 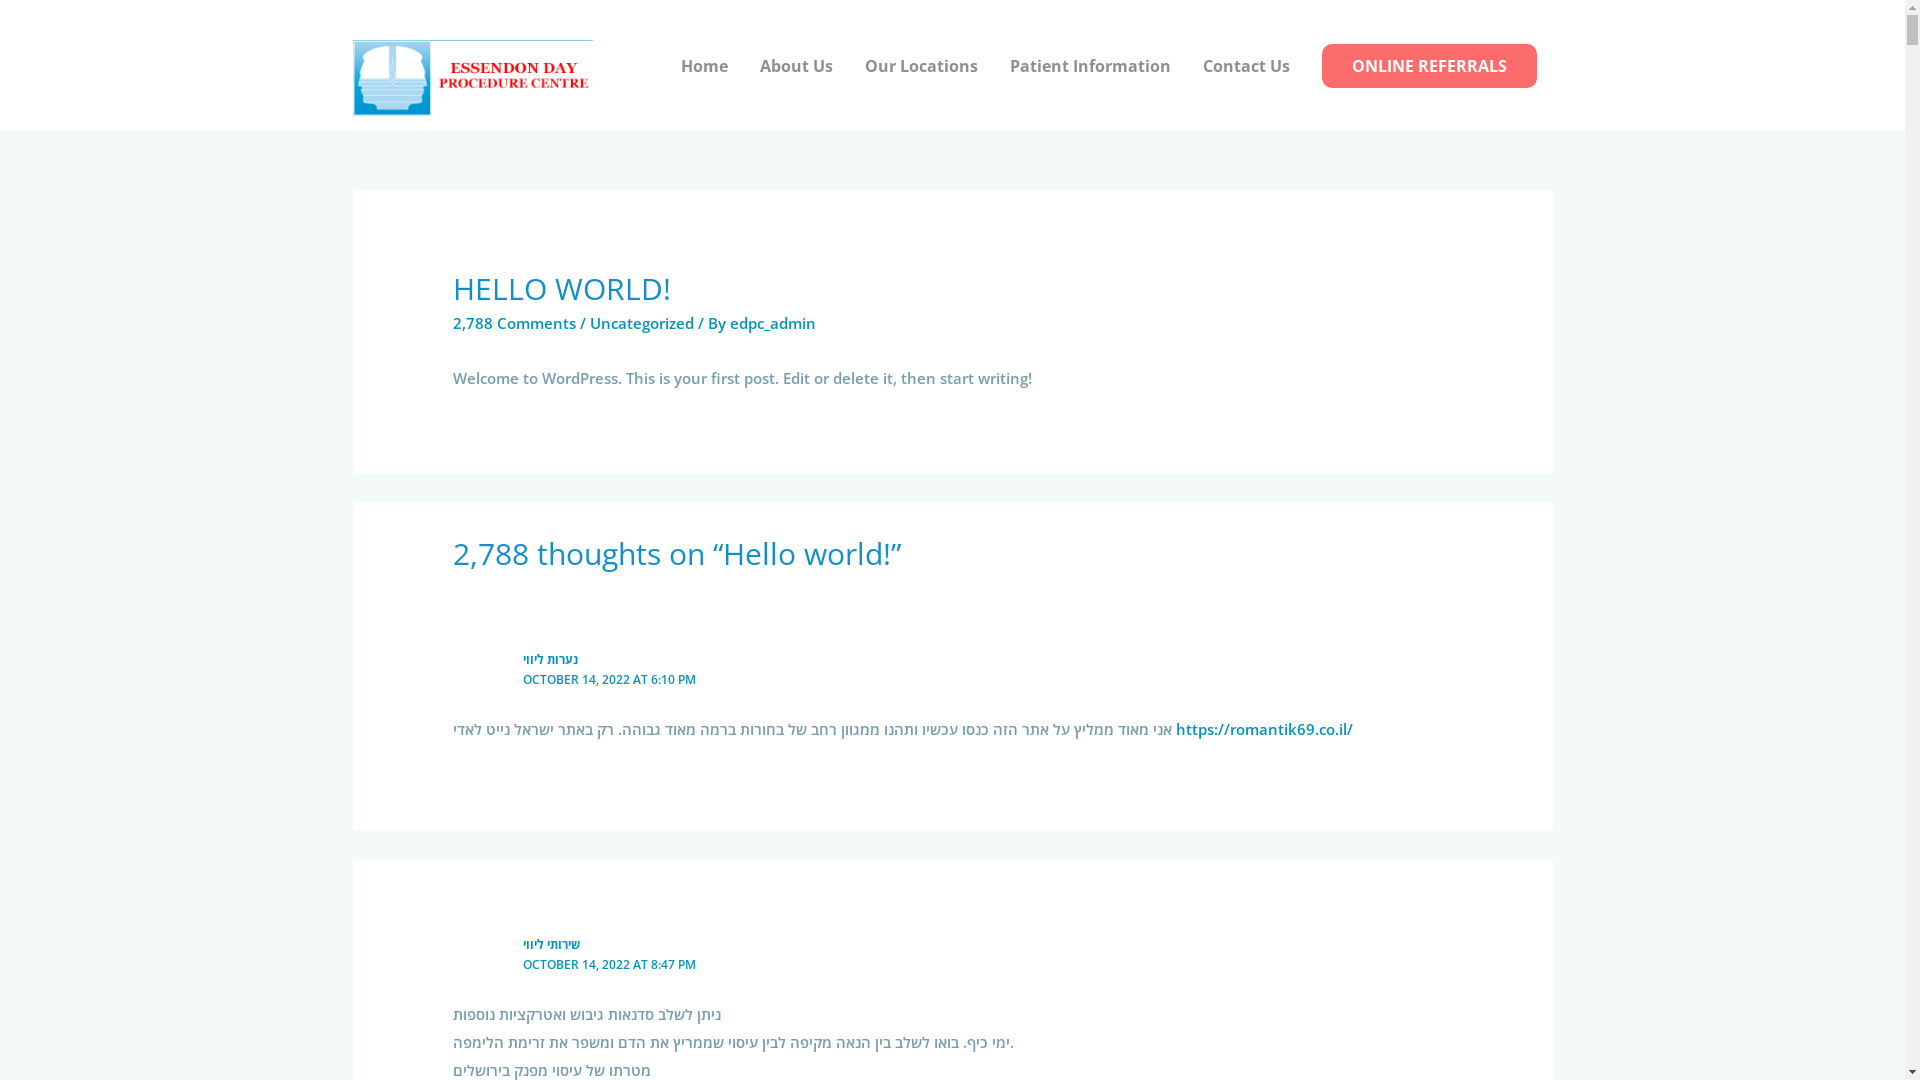 I want to click on 'ONLINE REFERRALS', so click(x=1428, y=64).